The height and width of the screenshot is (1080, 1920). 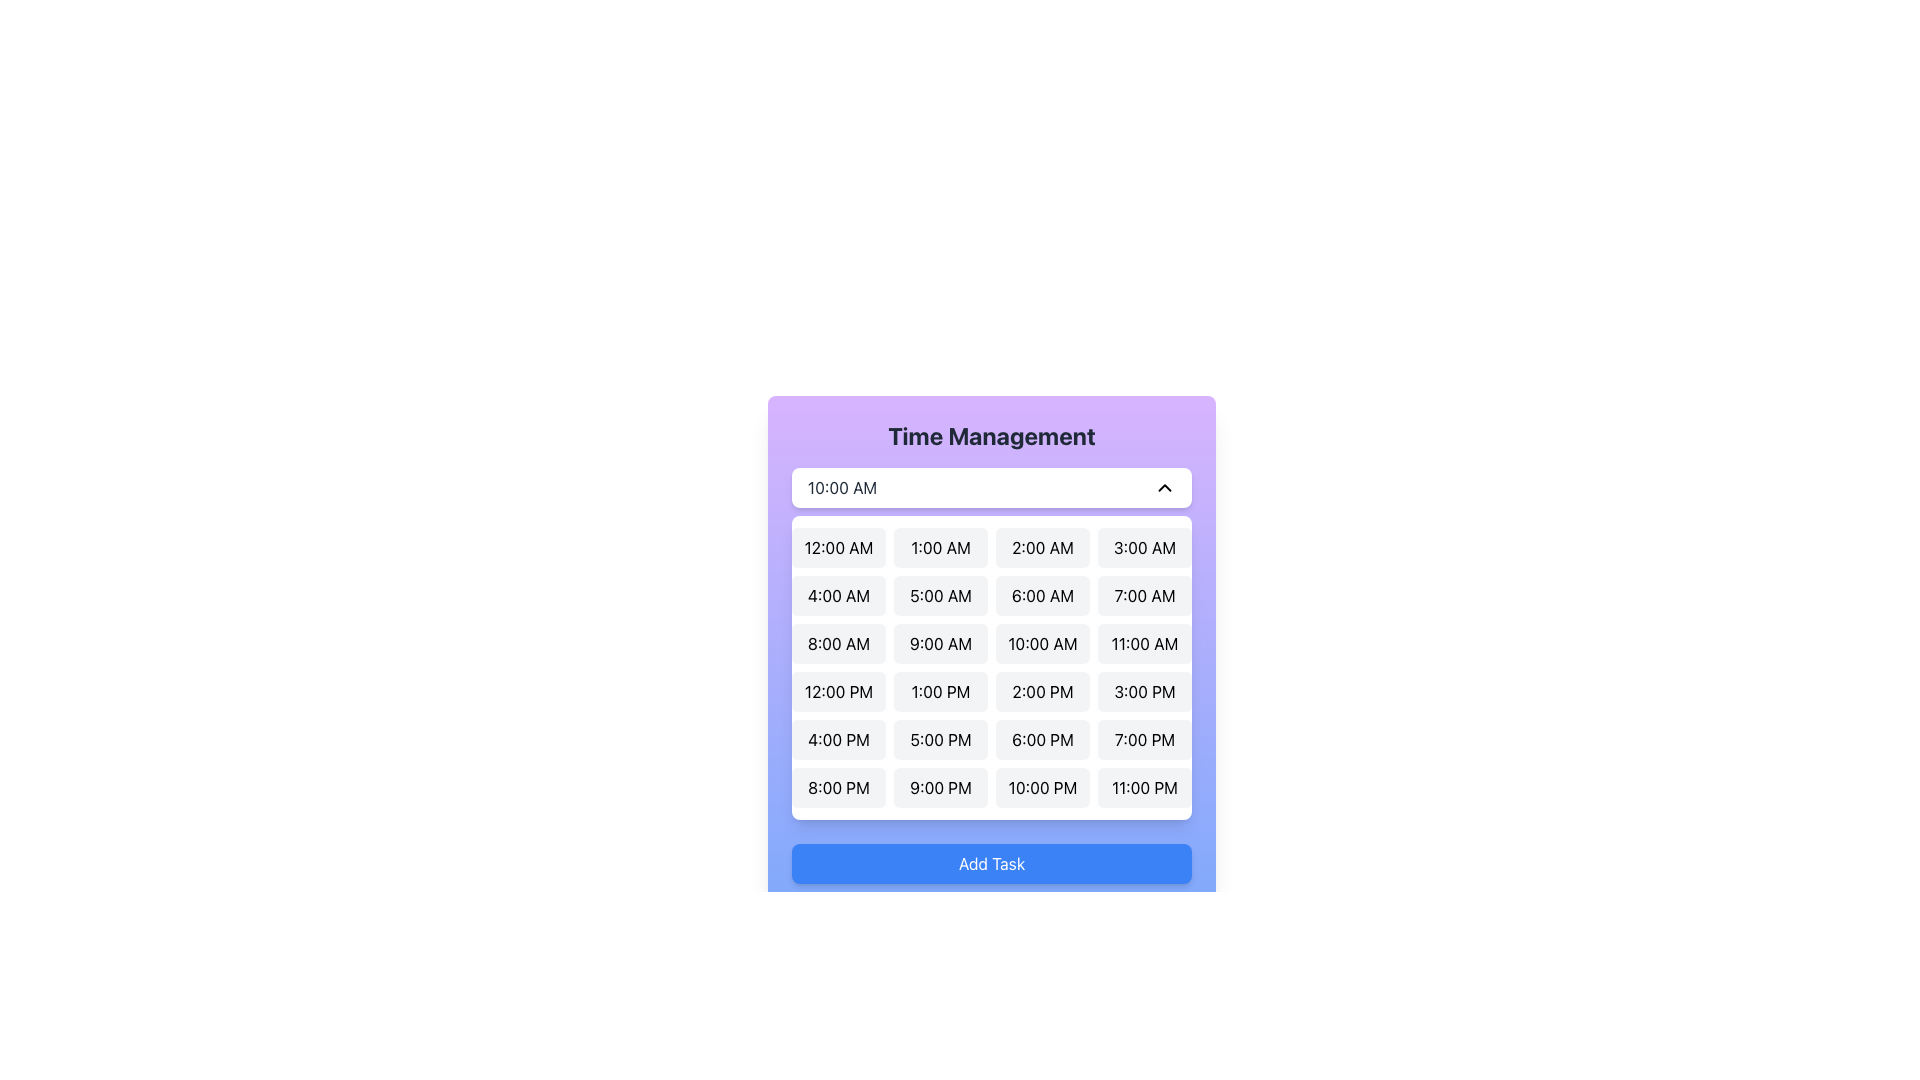 What do you see at coordinates (992, 667) in the screenshot?
I see `an individual time slot button in the Time Selector Grid` at bounding box center [992, 667].